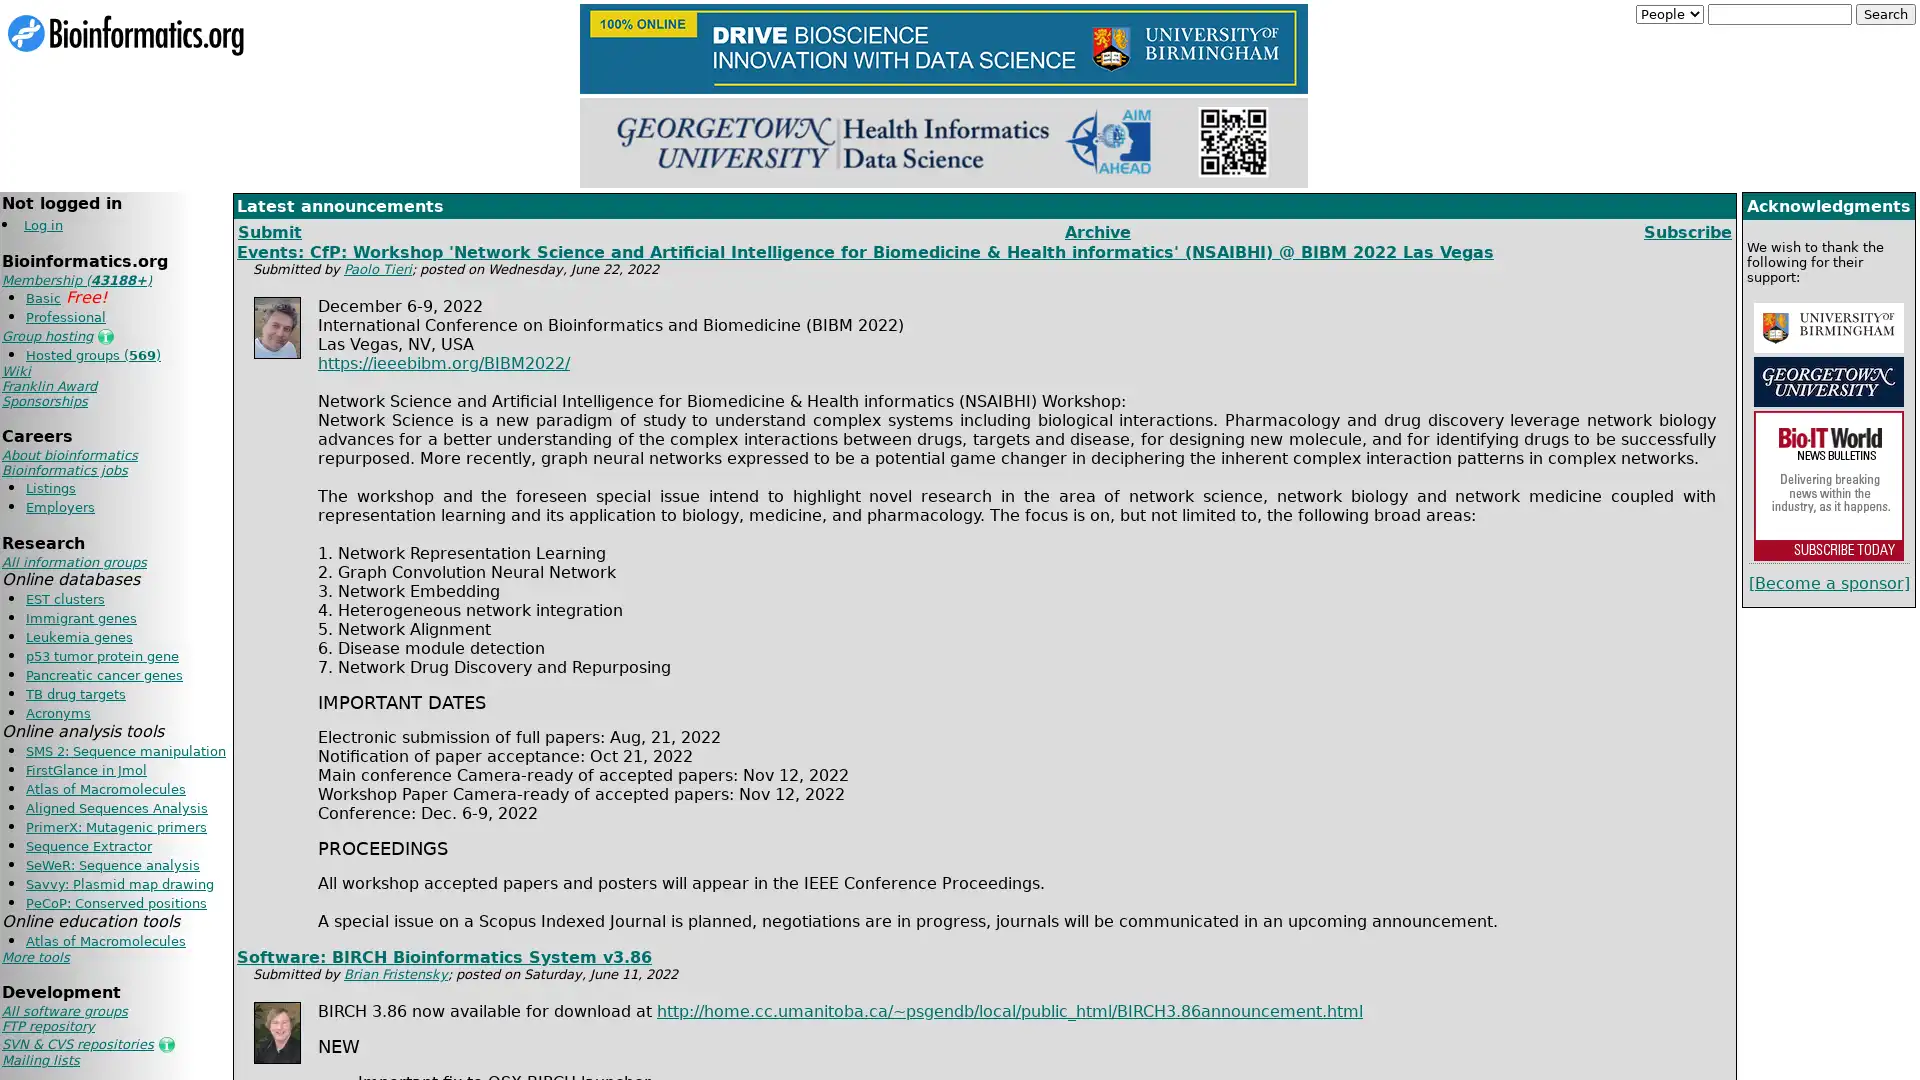 This screenshot has width=1920, height=1080. Describe the element at coordinates (1885, 14) in the screenshot. I see `Search` at that location.